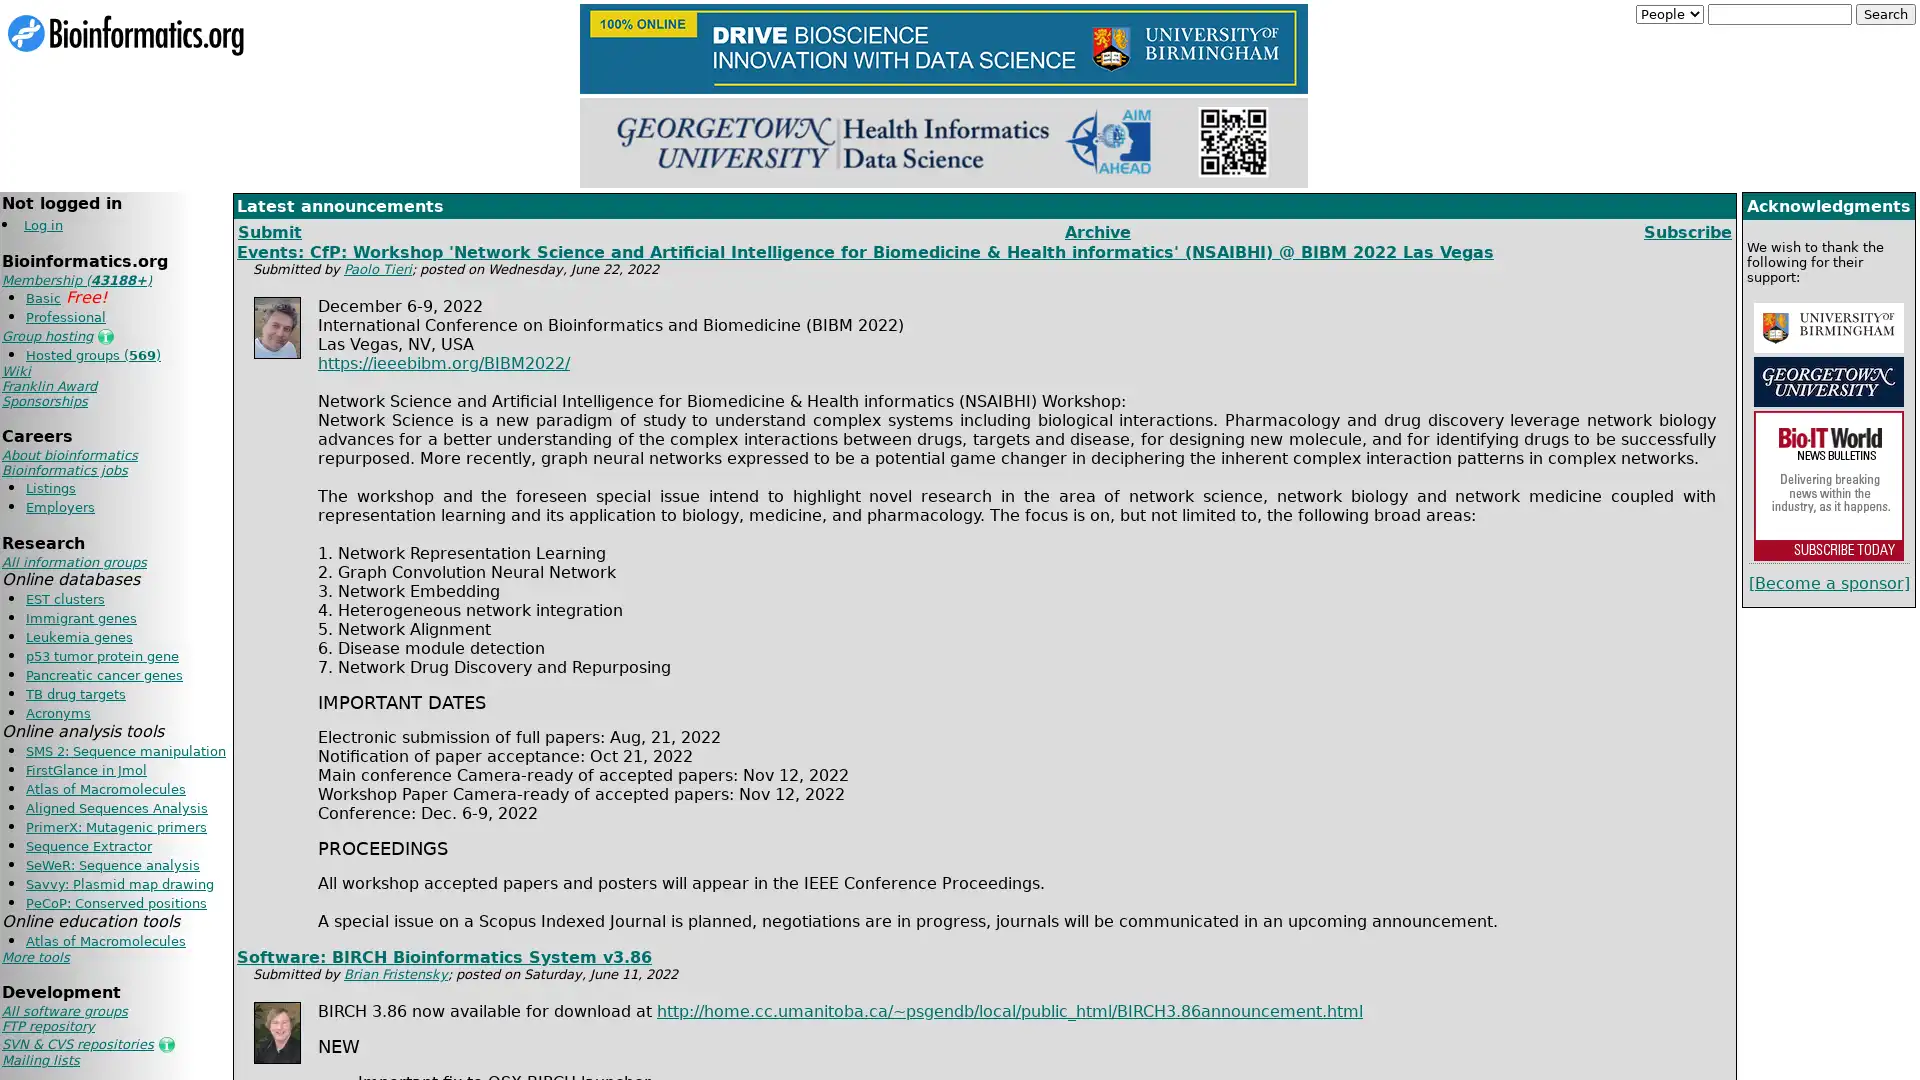 This screenshot has width=1920, height=1080. Describe the element at coordinates (1885, 14) in the screenshot. I see `Search` at that location.